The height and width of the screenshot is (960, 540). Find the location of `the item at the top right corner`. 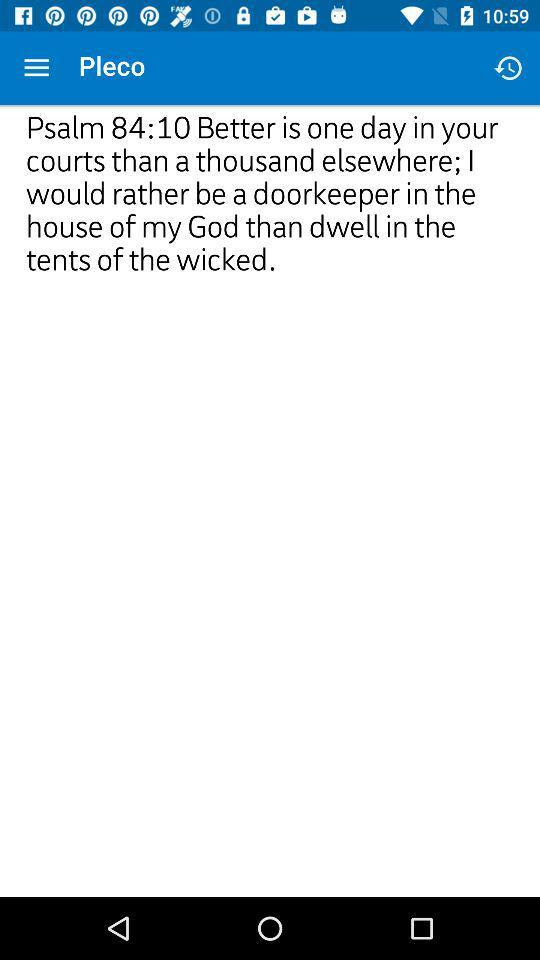

the item at the top right corner is located at coordinates (508, 68).